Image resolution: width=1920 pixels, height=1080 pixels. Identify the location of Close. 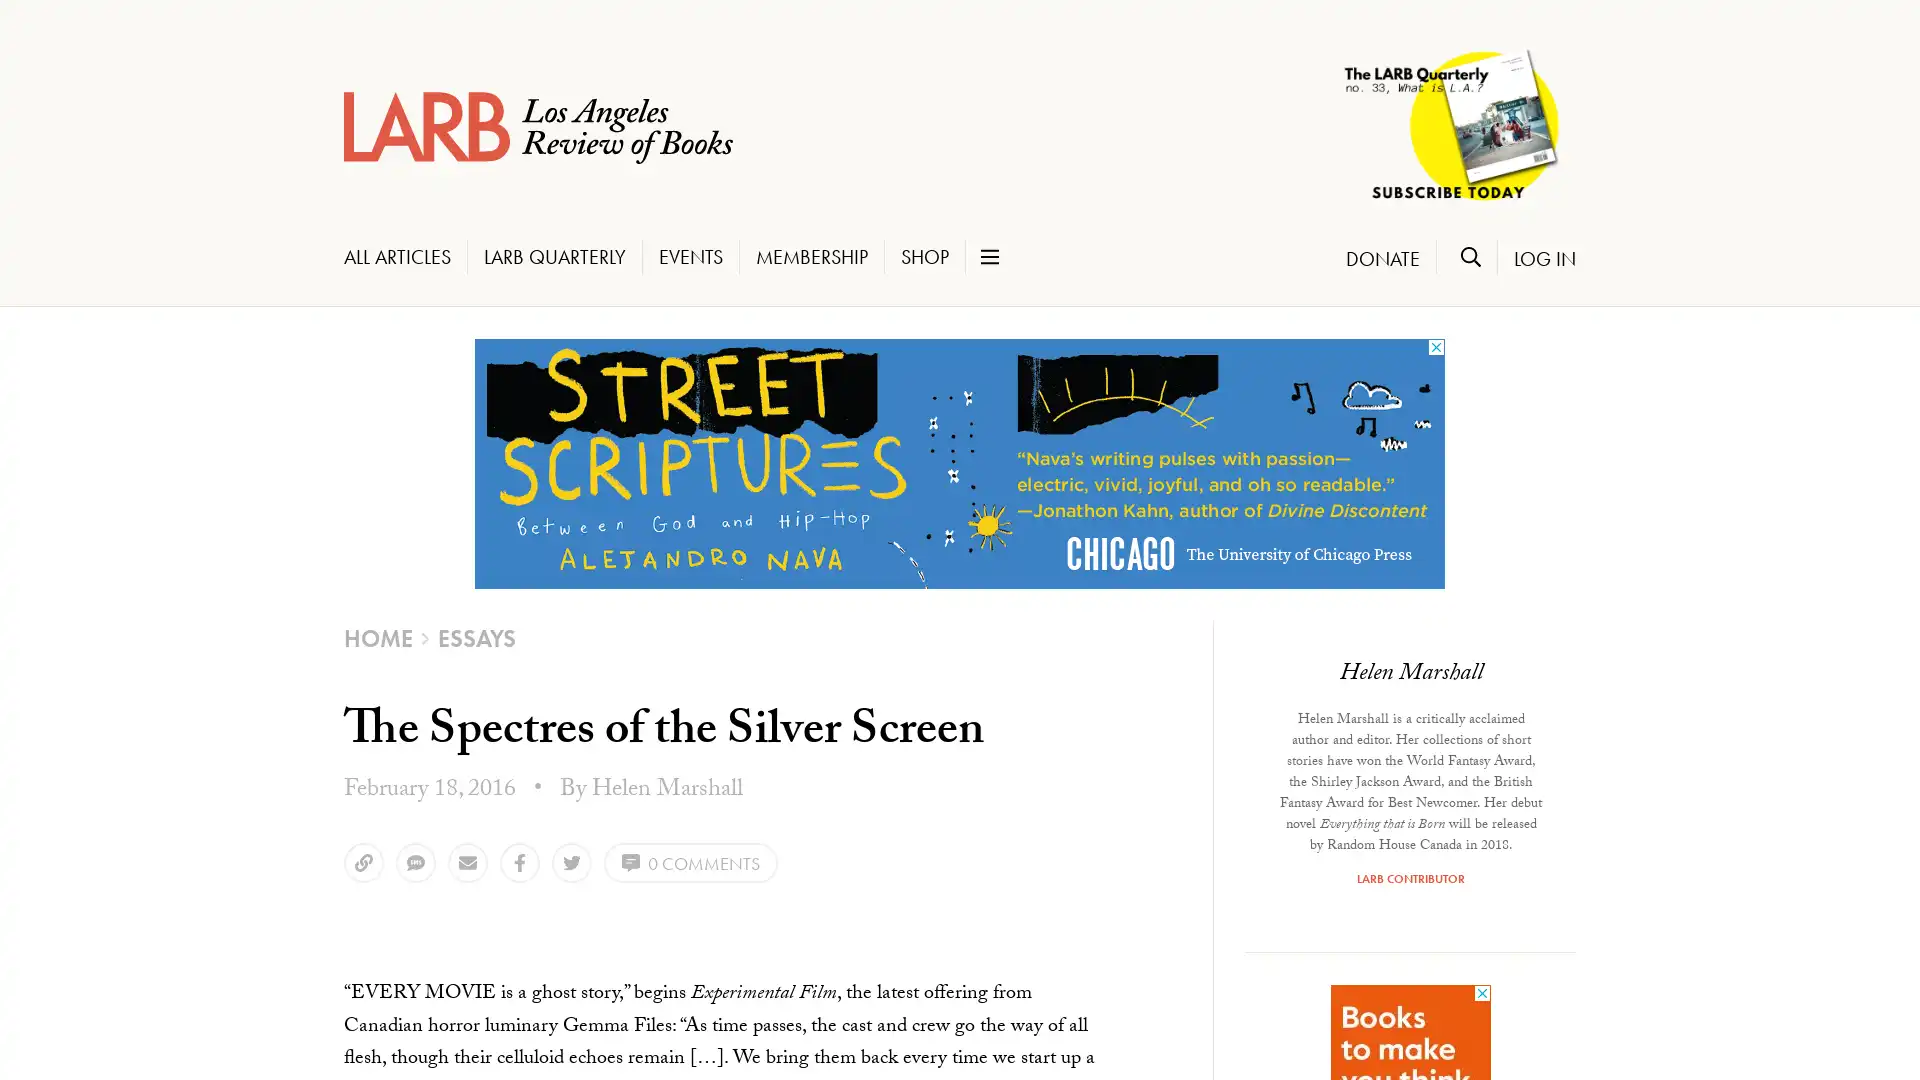
(309, 547).